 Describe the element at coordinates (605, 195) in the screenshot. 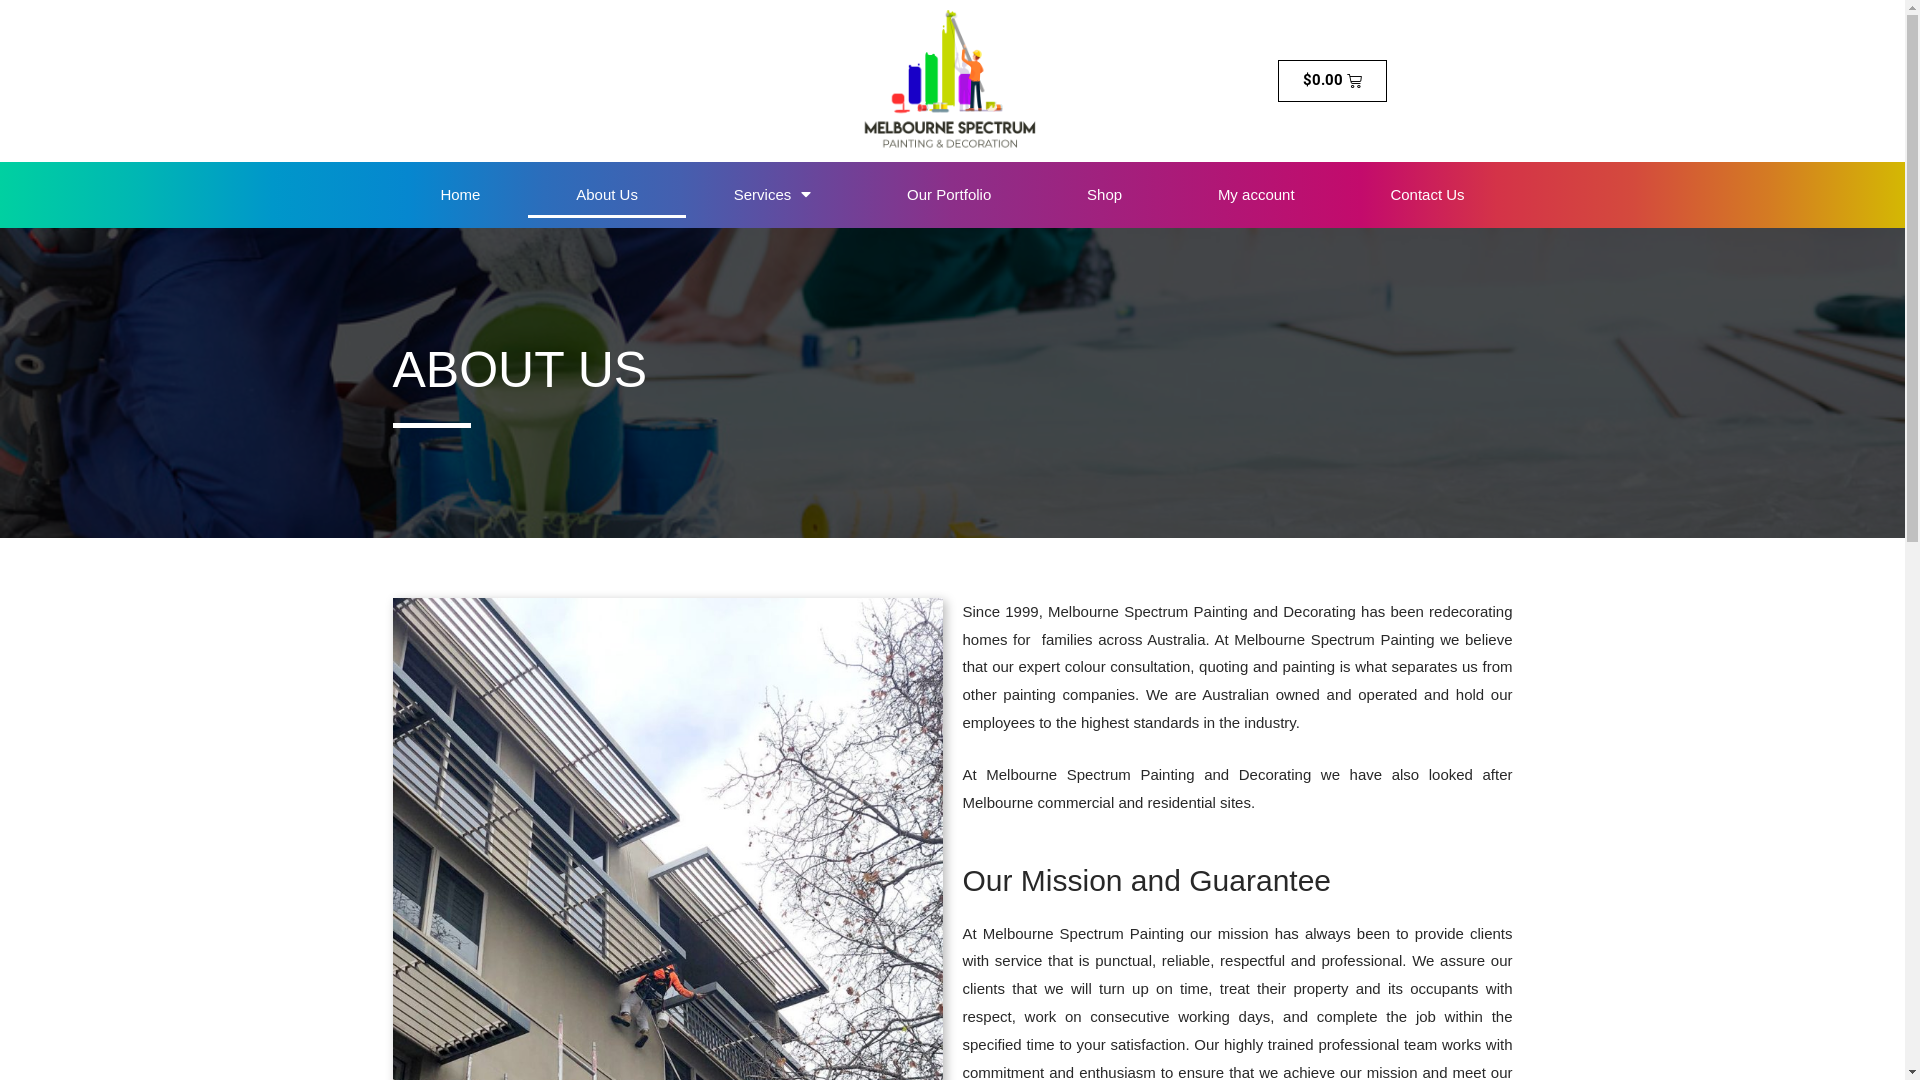

I see `'About Us'` at that location.